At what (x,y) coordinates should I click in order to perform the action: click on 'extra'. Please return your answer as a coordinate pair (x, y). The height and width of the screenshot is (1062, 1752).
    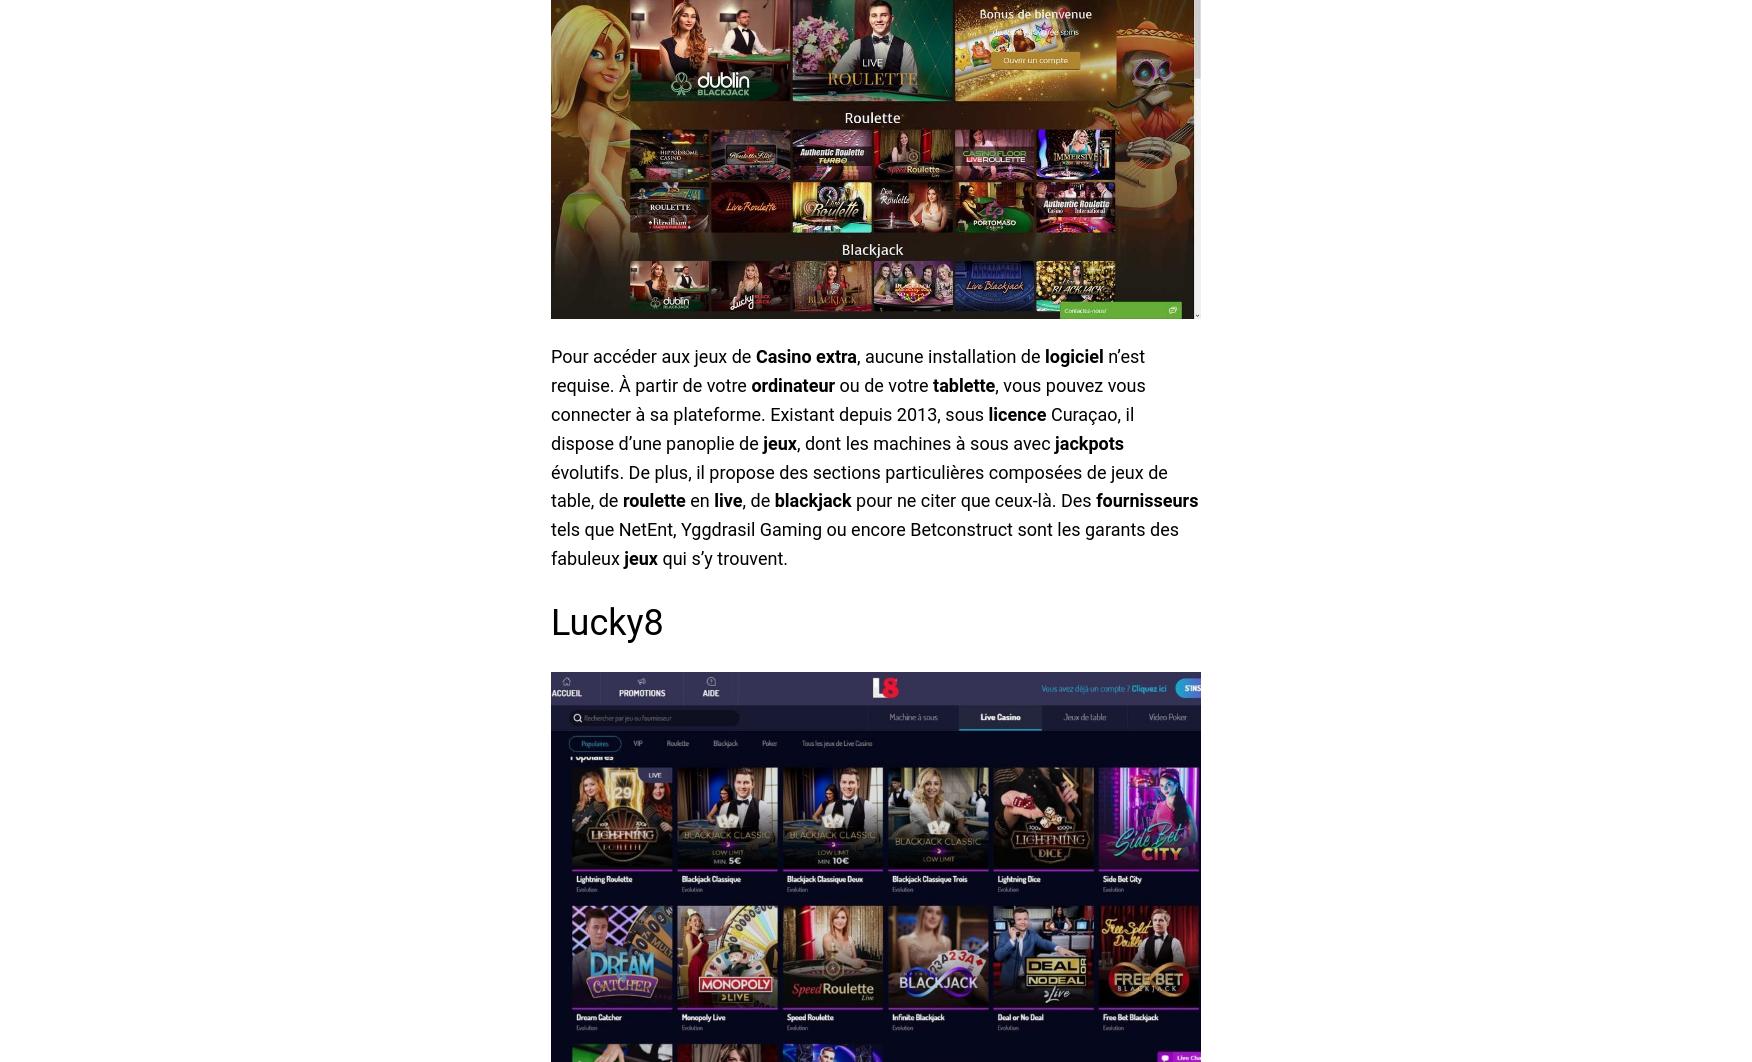
    Looking at the image, I should click on (815, 355).